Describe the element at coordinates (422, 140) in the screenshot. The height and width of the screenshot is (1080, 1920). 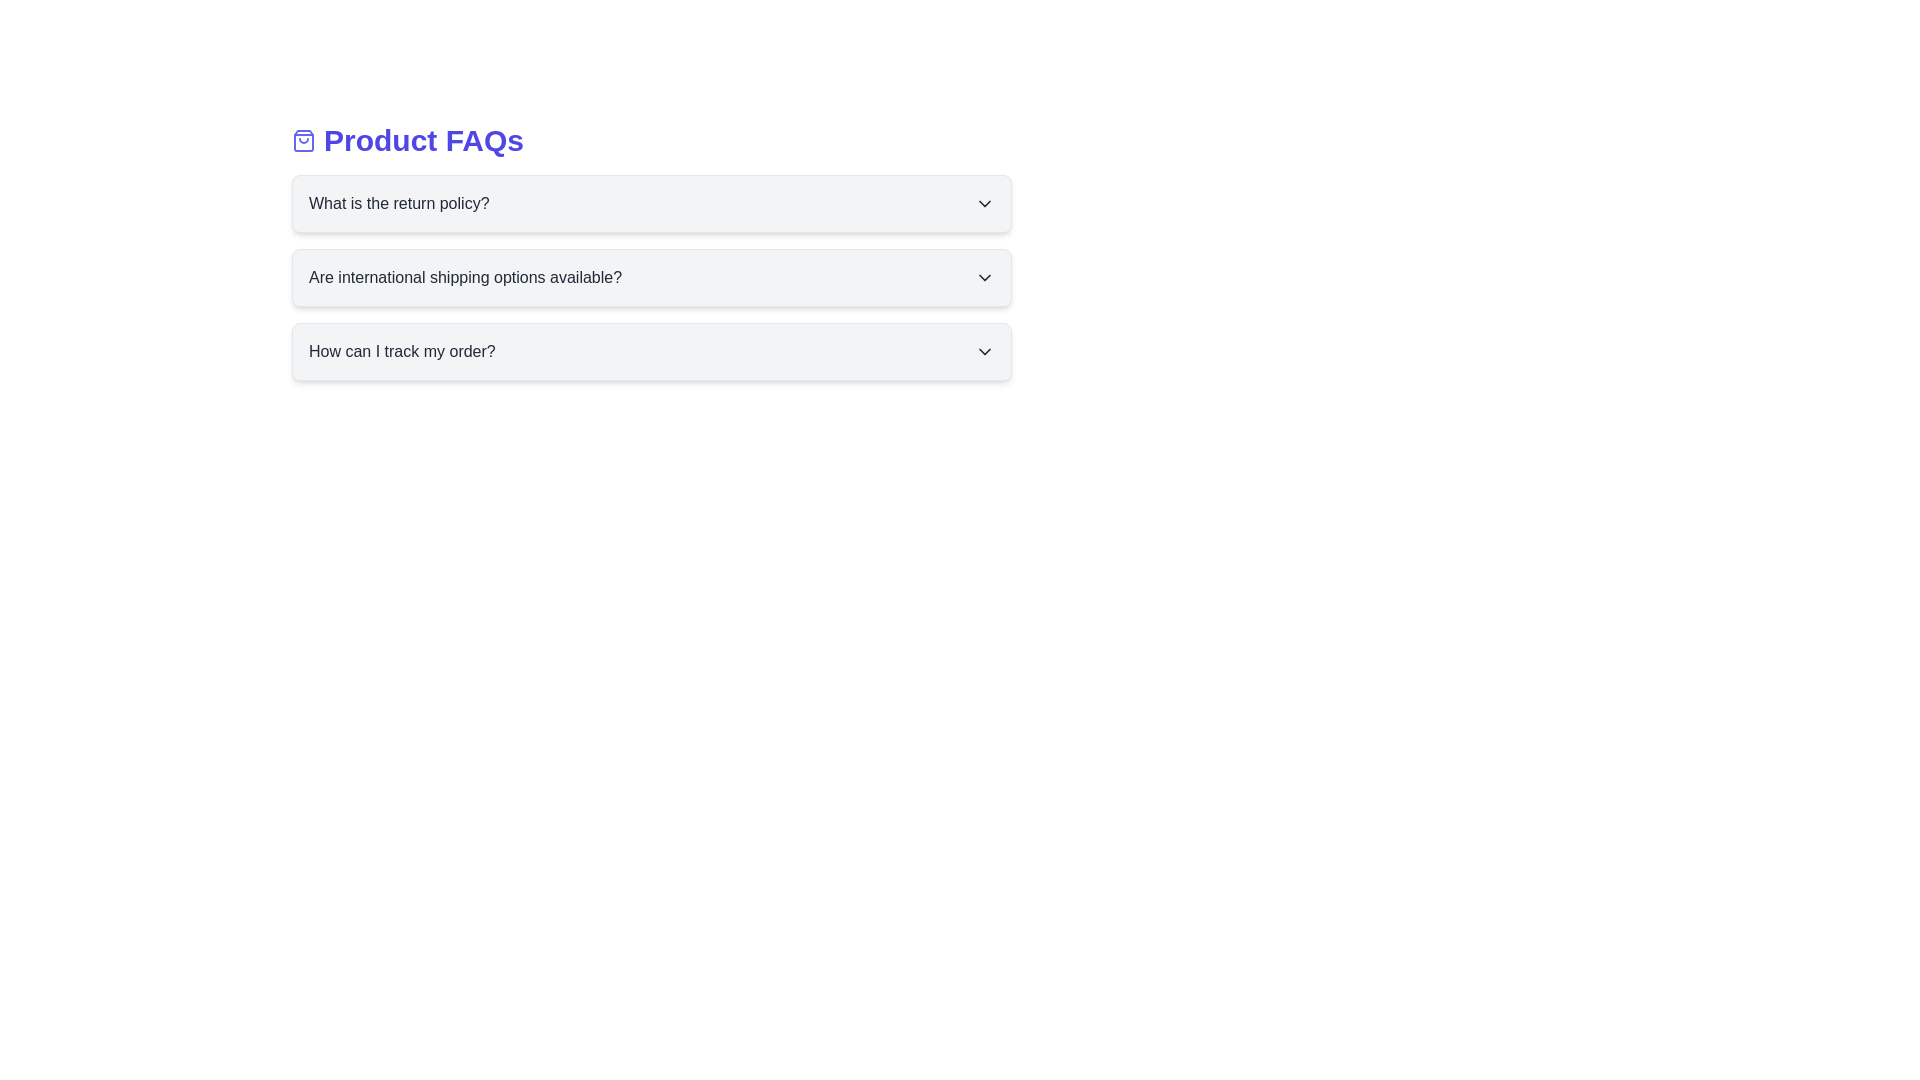
I see `the bold, large-sized text label displaying 'Product FAQs', which is styled in indigo and located to the right of a shopping bag icon` at that location.